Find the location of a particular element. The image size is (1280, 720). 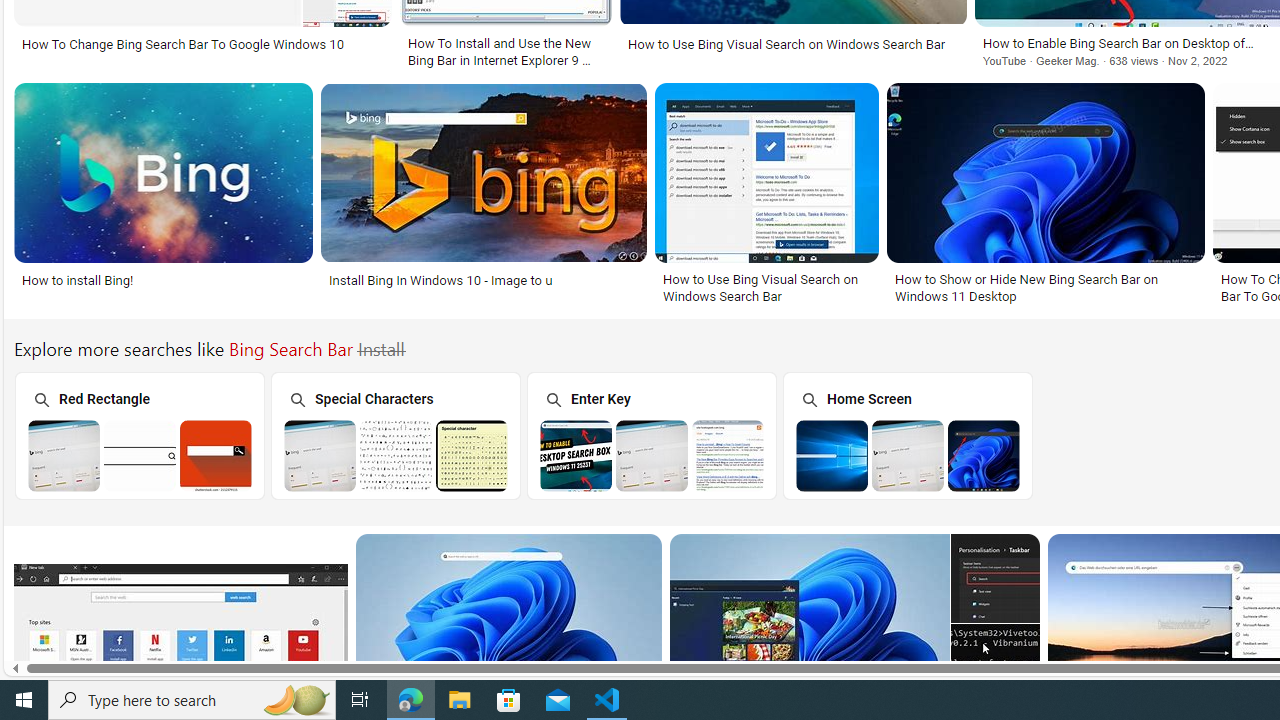

'Bing Search Bar On Home Screen' is located at coordinates (907, 455).